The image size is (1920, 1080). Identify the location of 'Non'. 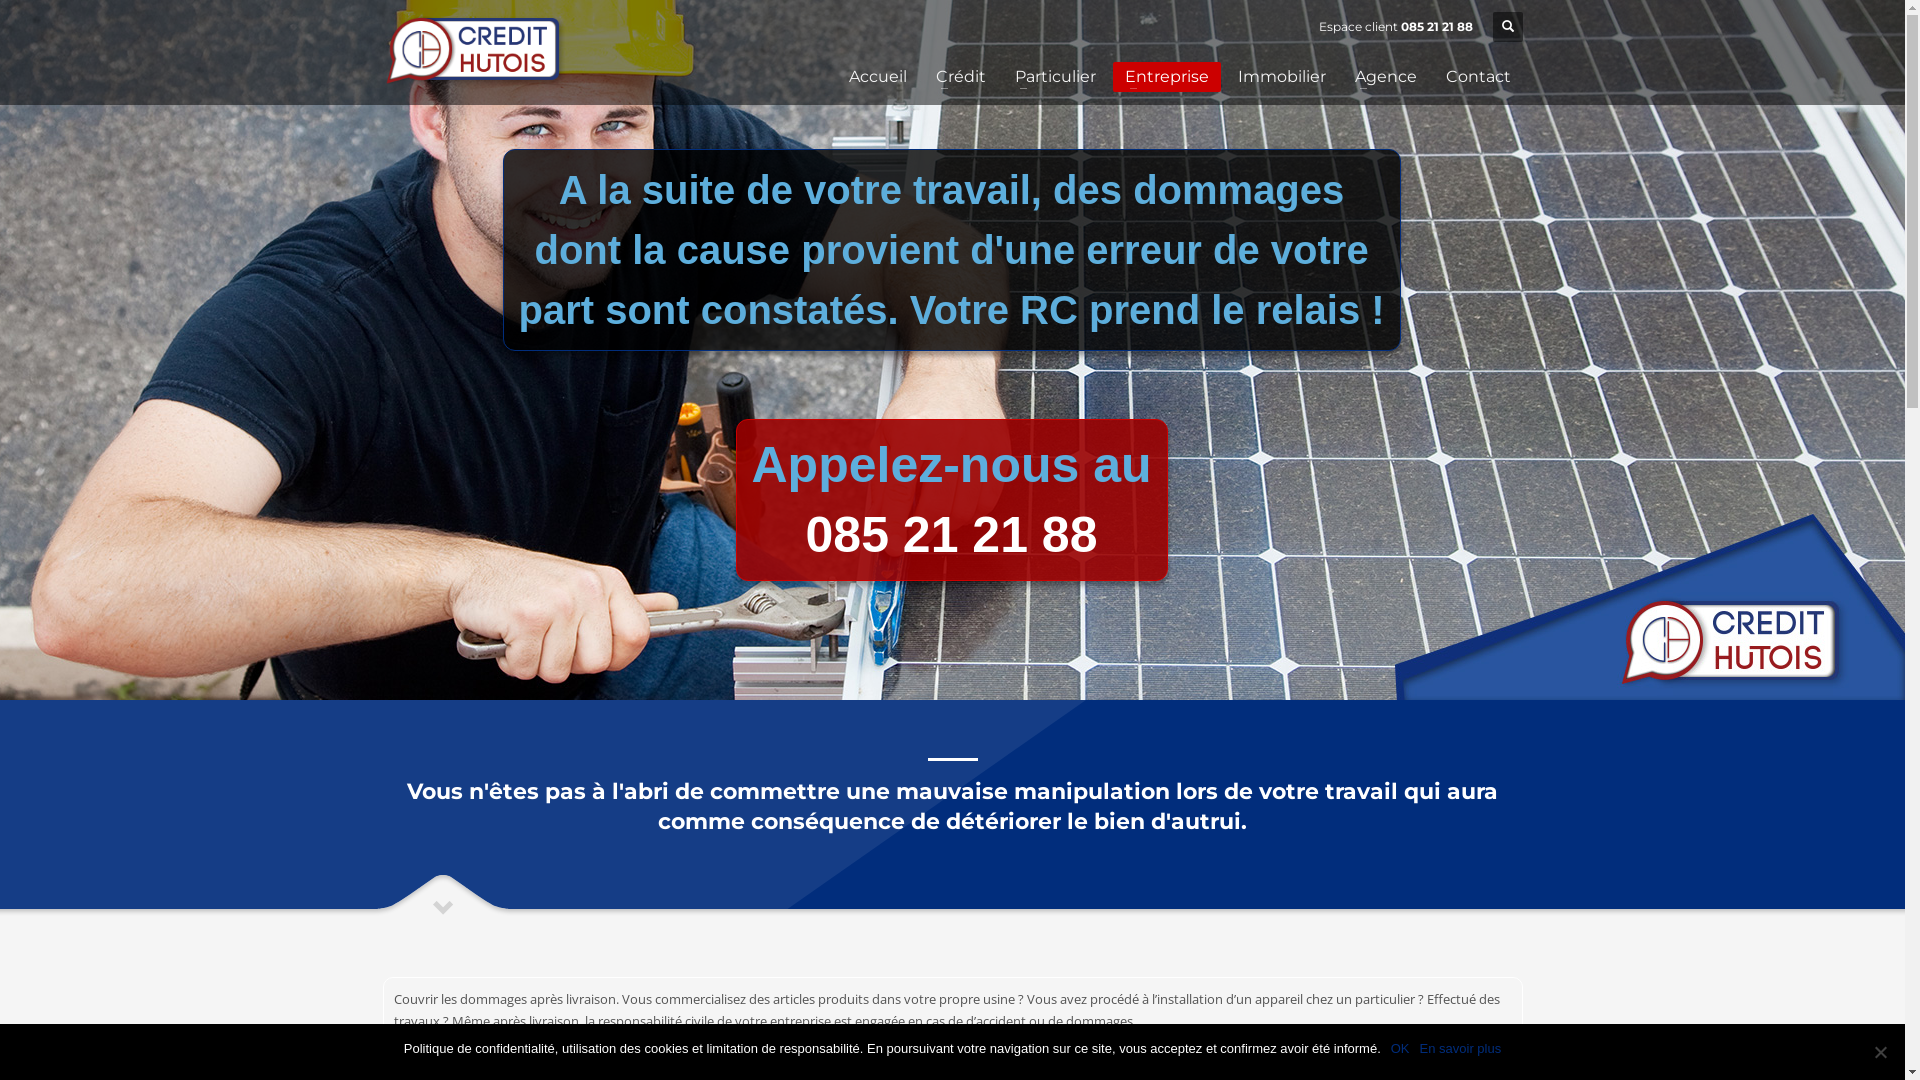
(1879, 1051).